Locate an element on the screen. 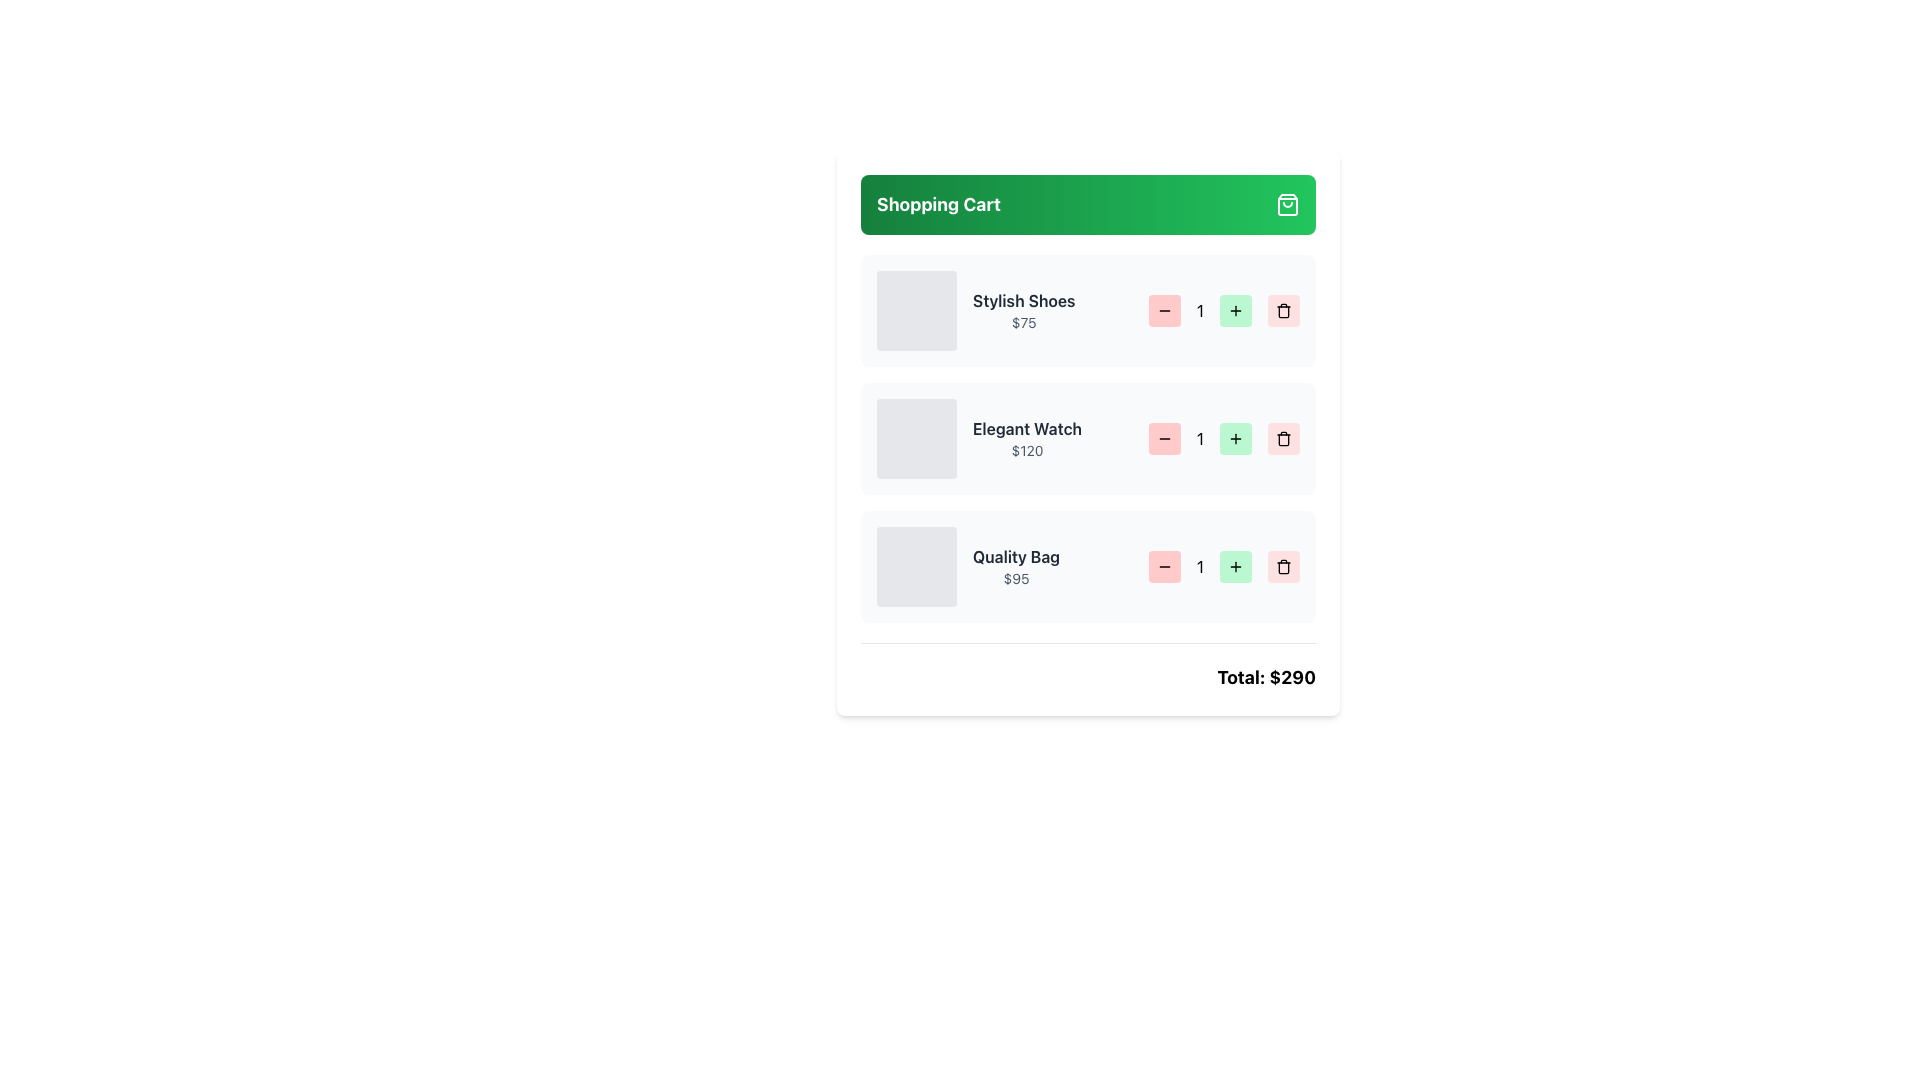  the bold, large text displaying 'Total: $290' located at the bottom right corner of the shopping cart interface is located at coordinates (1265, 677).